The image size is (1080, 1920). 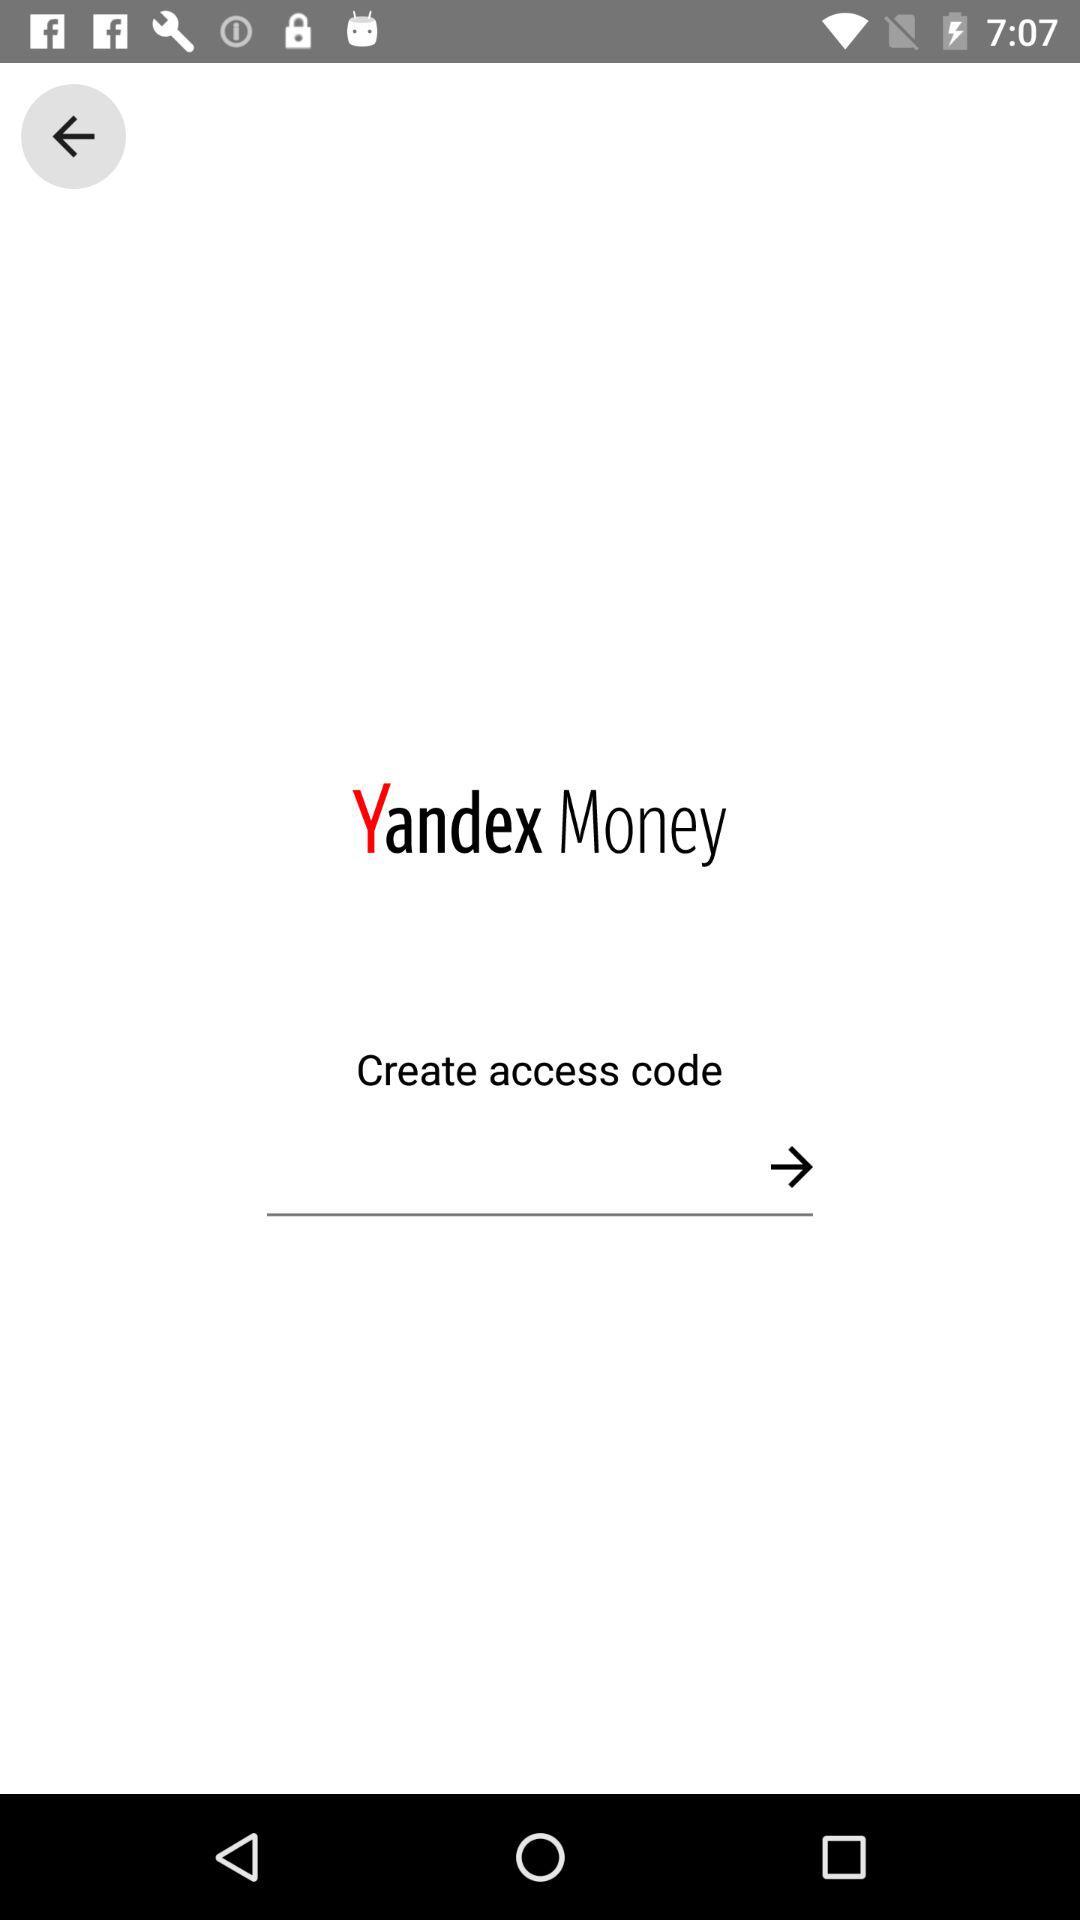 What do you see at coordinates (540, 1166) in the screenshot?
I see `access code` at bounding box center [540, 1166].